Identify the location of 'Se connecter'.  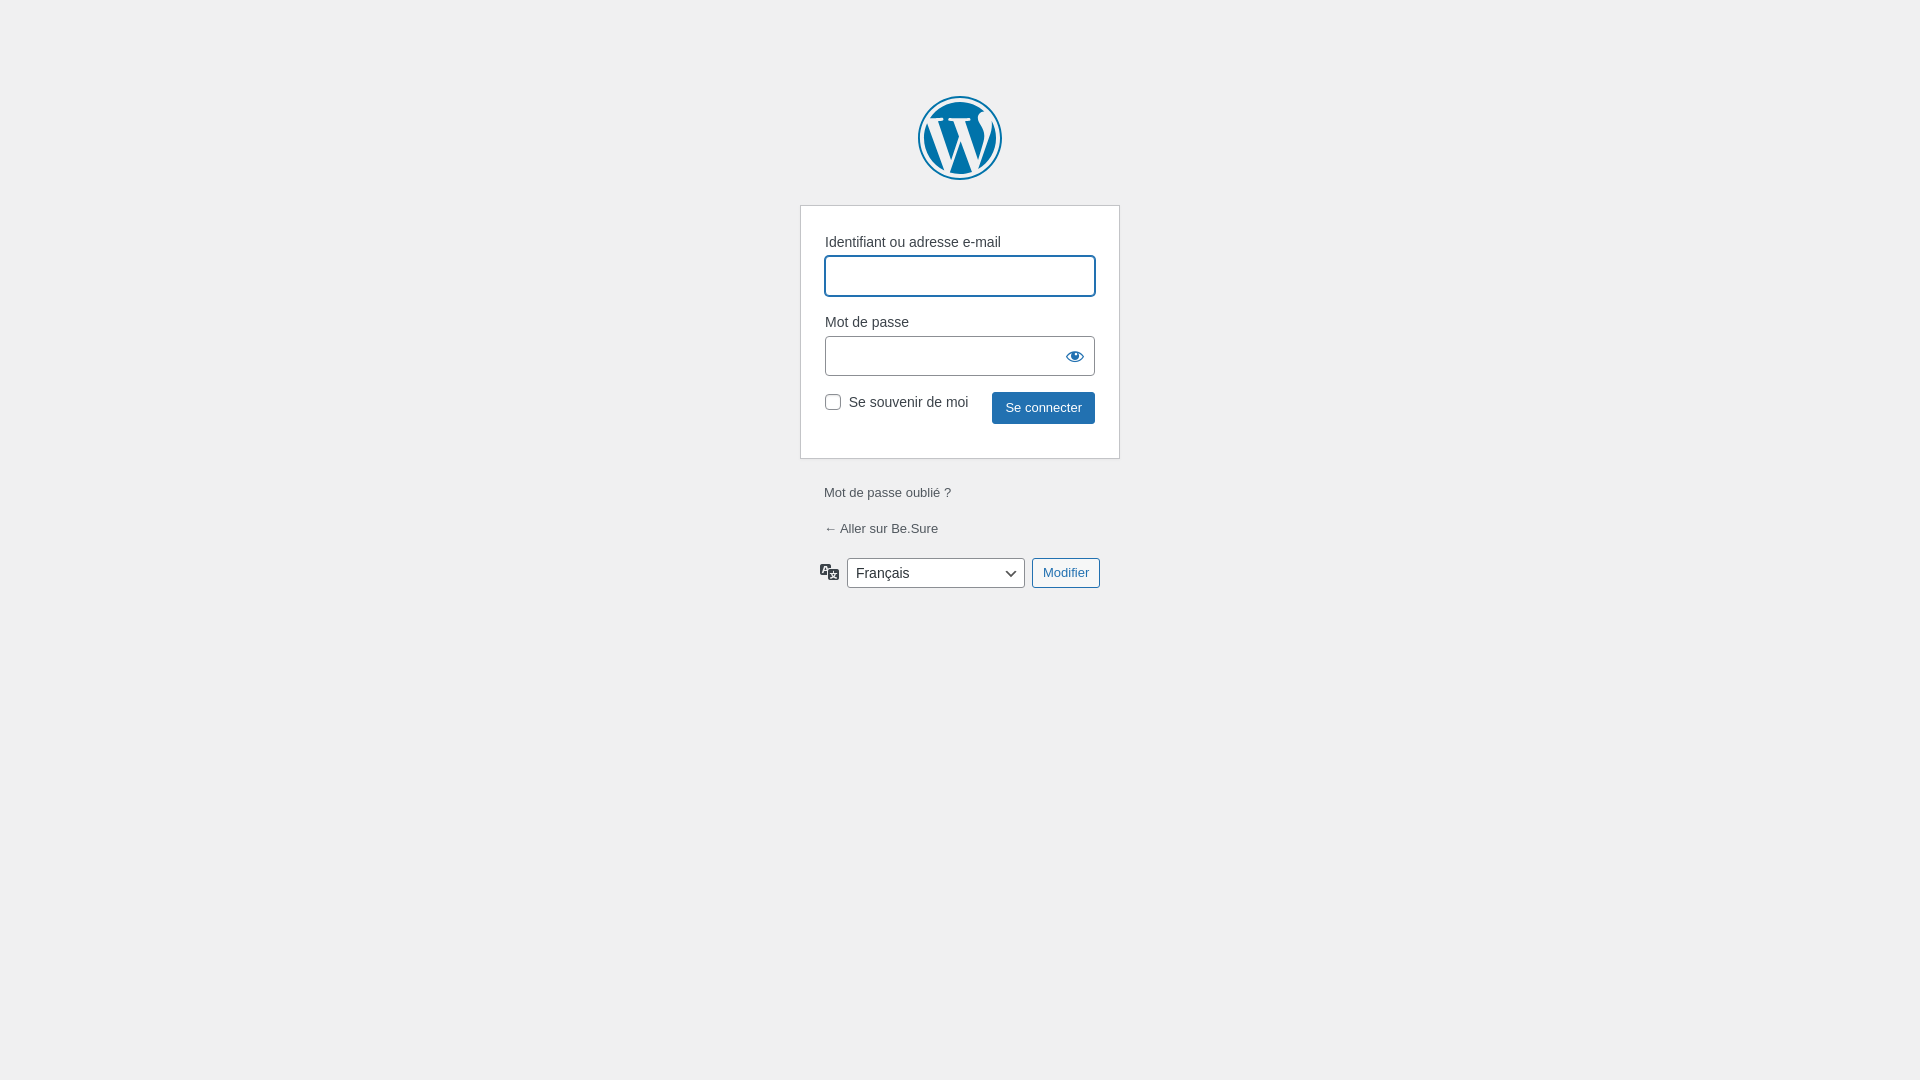
(1042, 407).